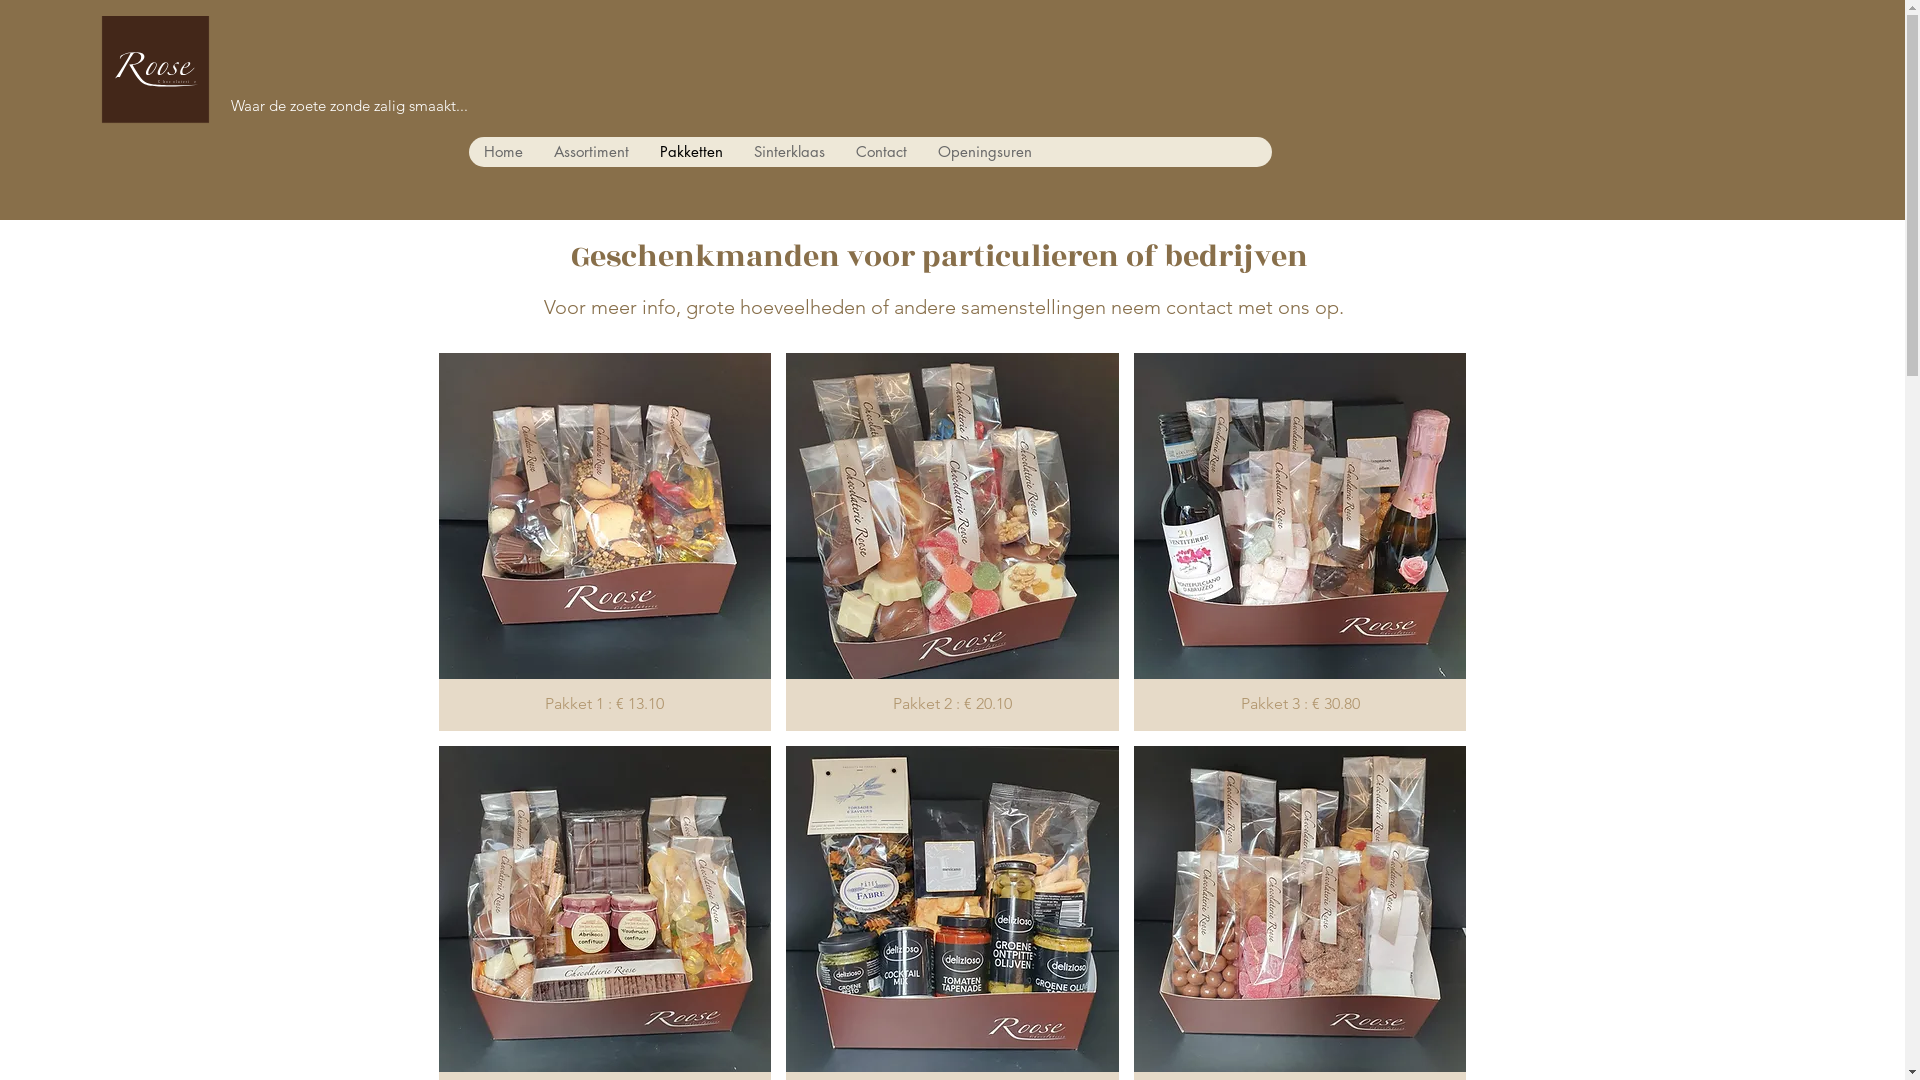 This screenshot has width=1920, height=1080. I want to click on 'Sinterklaas', so click(737, 150).